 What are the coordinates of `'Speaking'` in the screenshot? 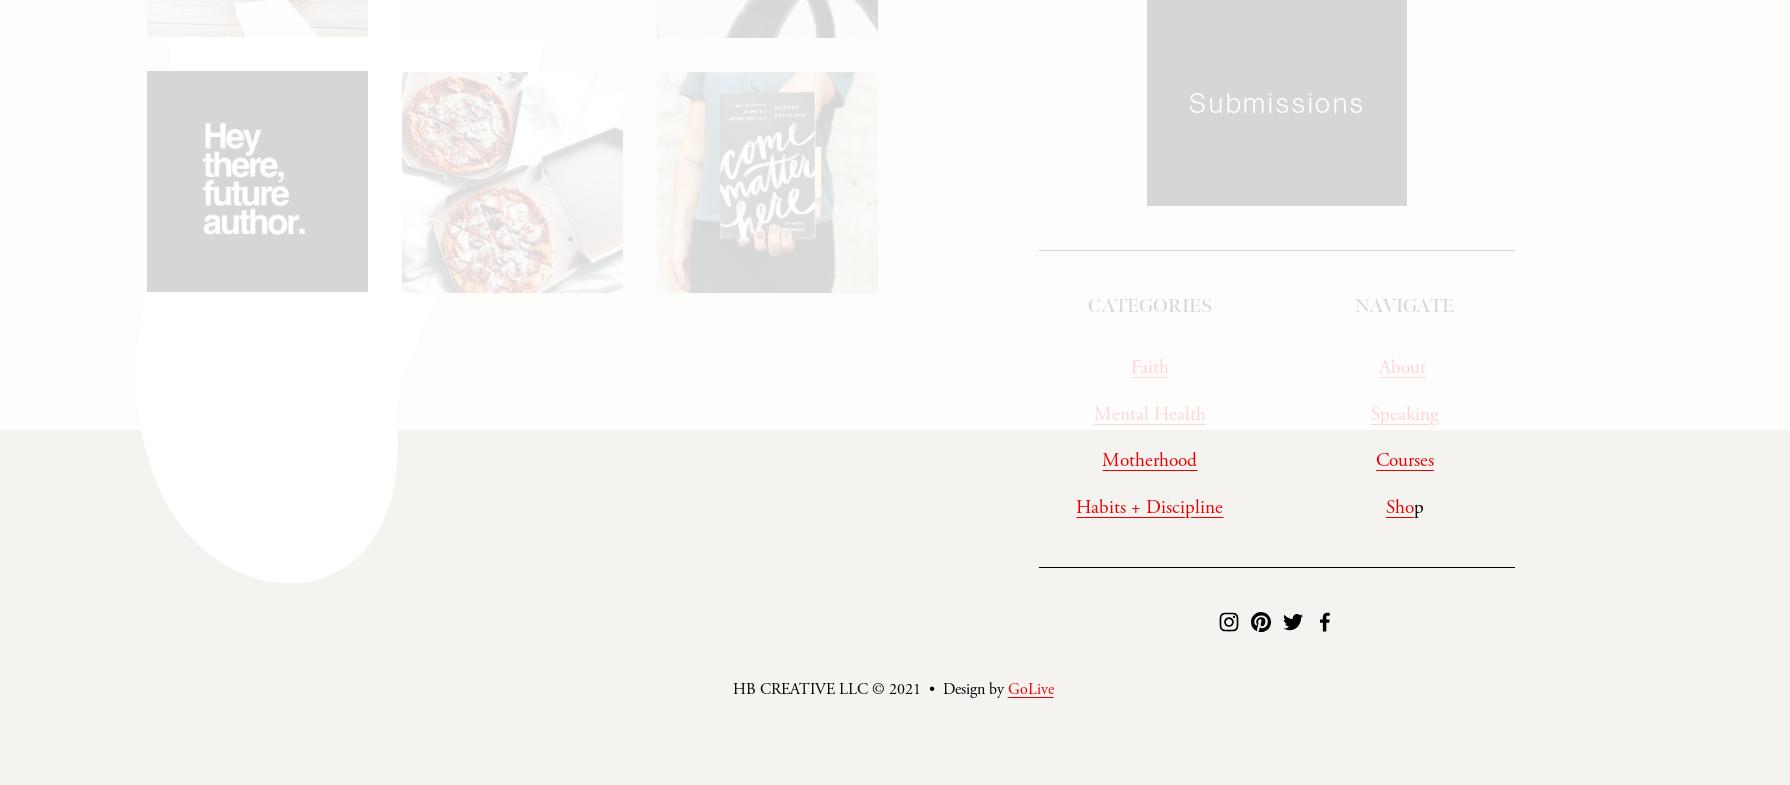 It's located at (1403, 420).